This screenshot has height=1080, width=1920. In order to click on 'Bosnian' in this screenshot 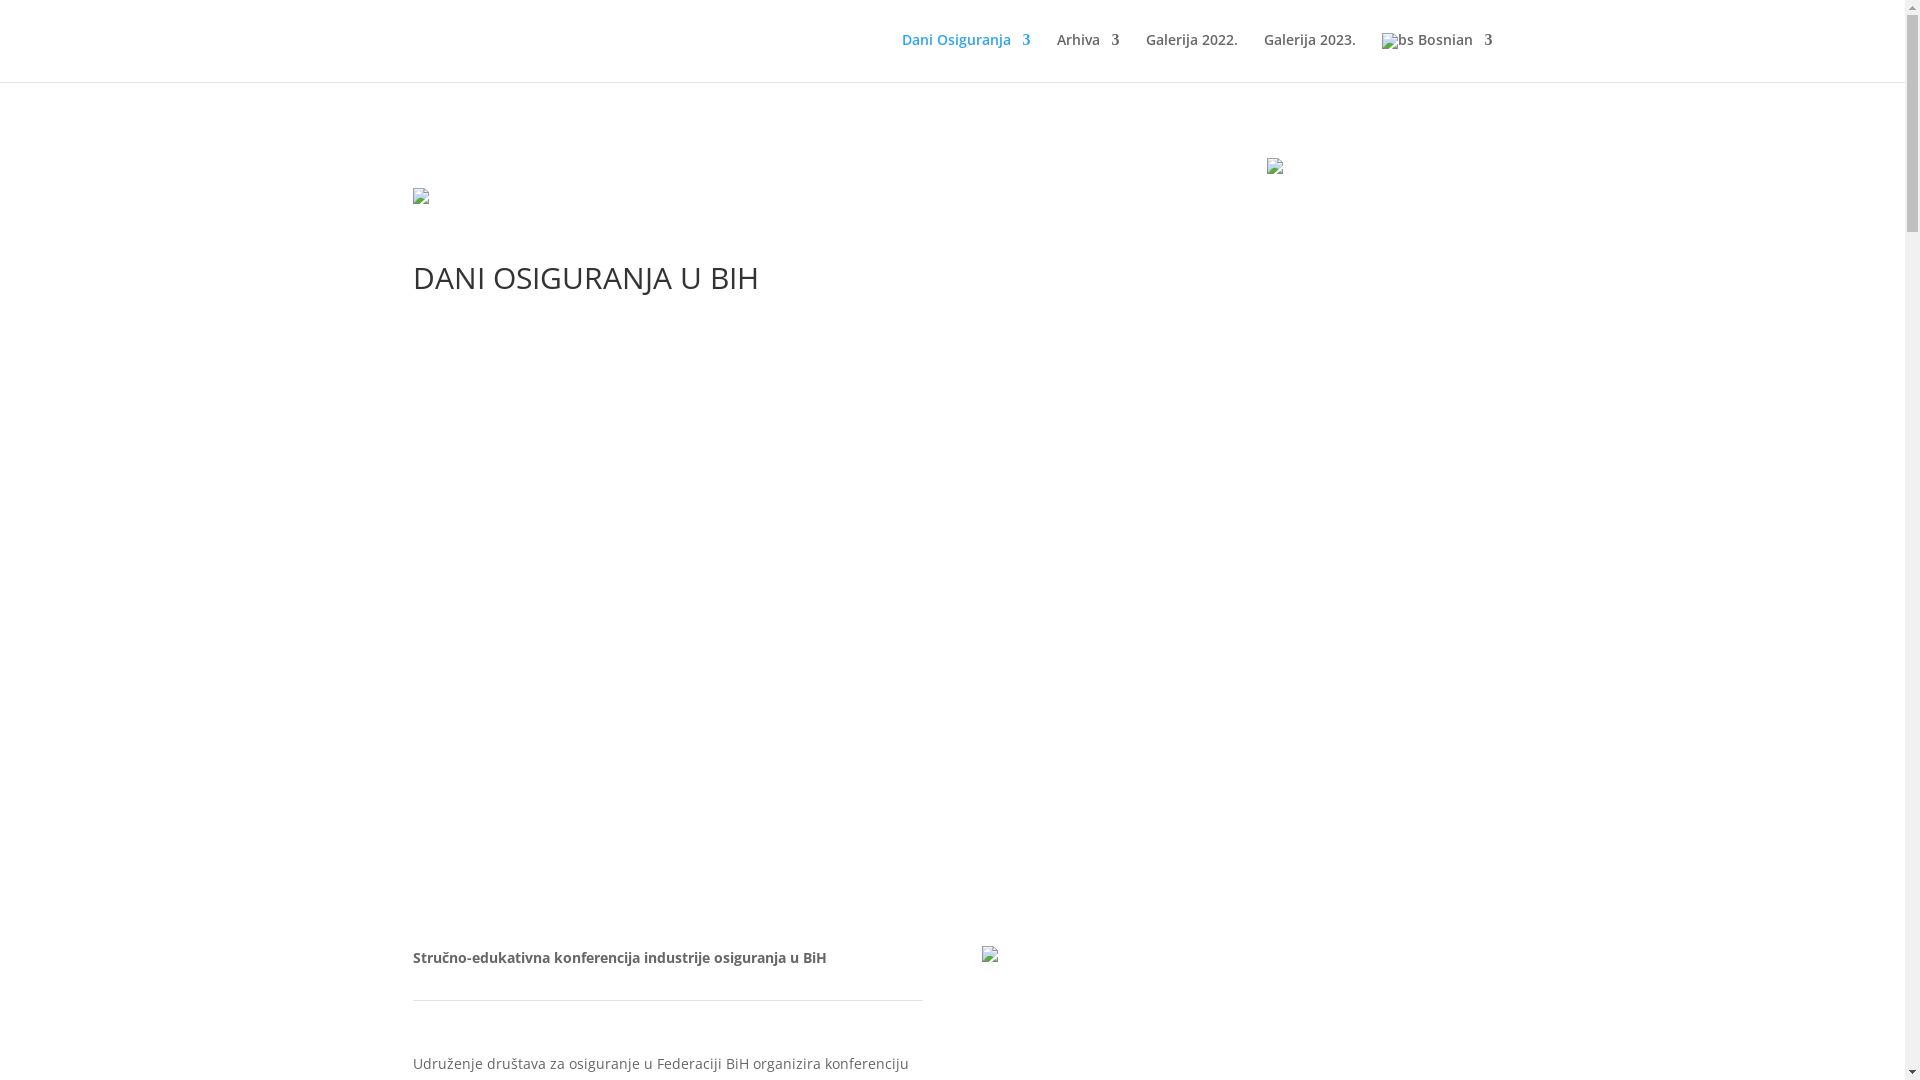, I will do `click(1436, 56)`.